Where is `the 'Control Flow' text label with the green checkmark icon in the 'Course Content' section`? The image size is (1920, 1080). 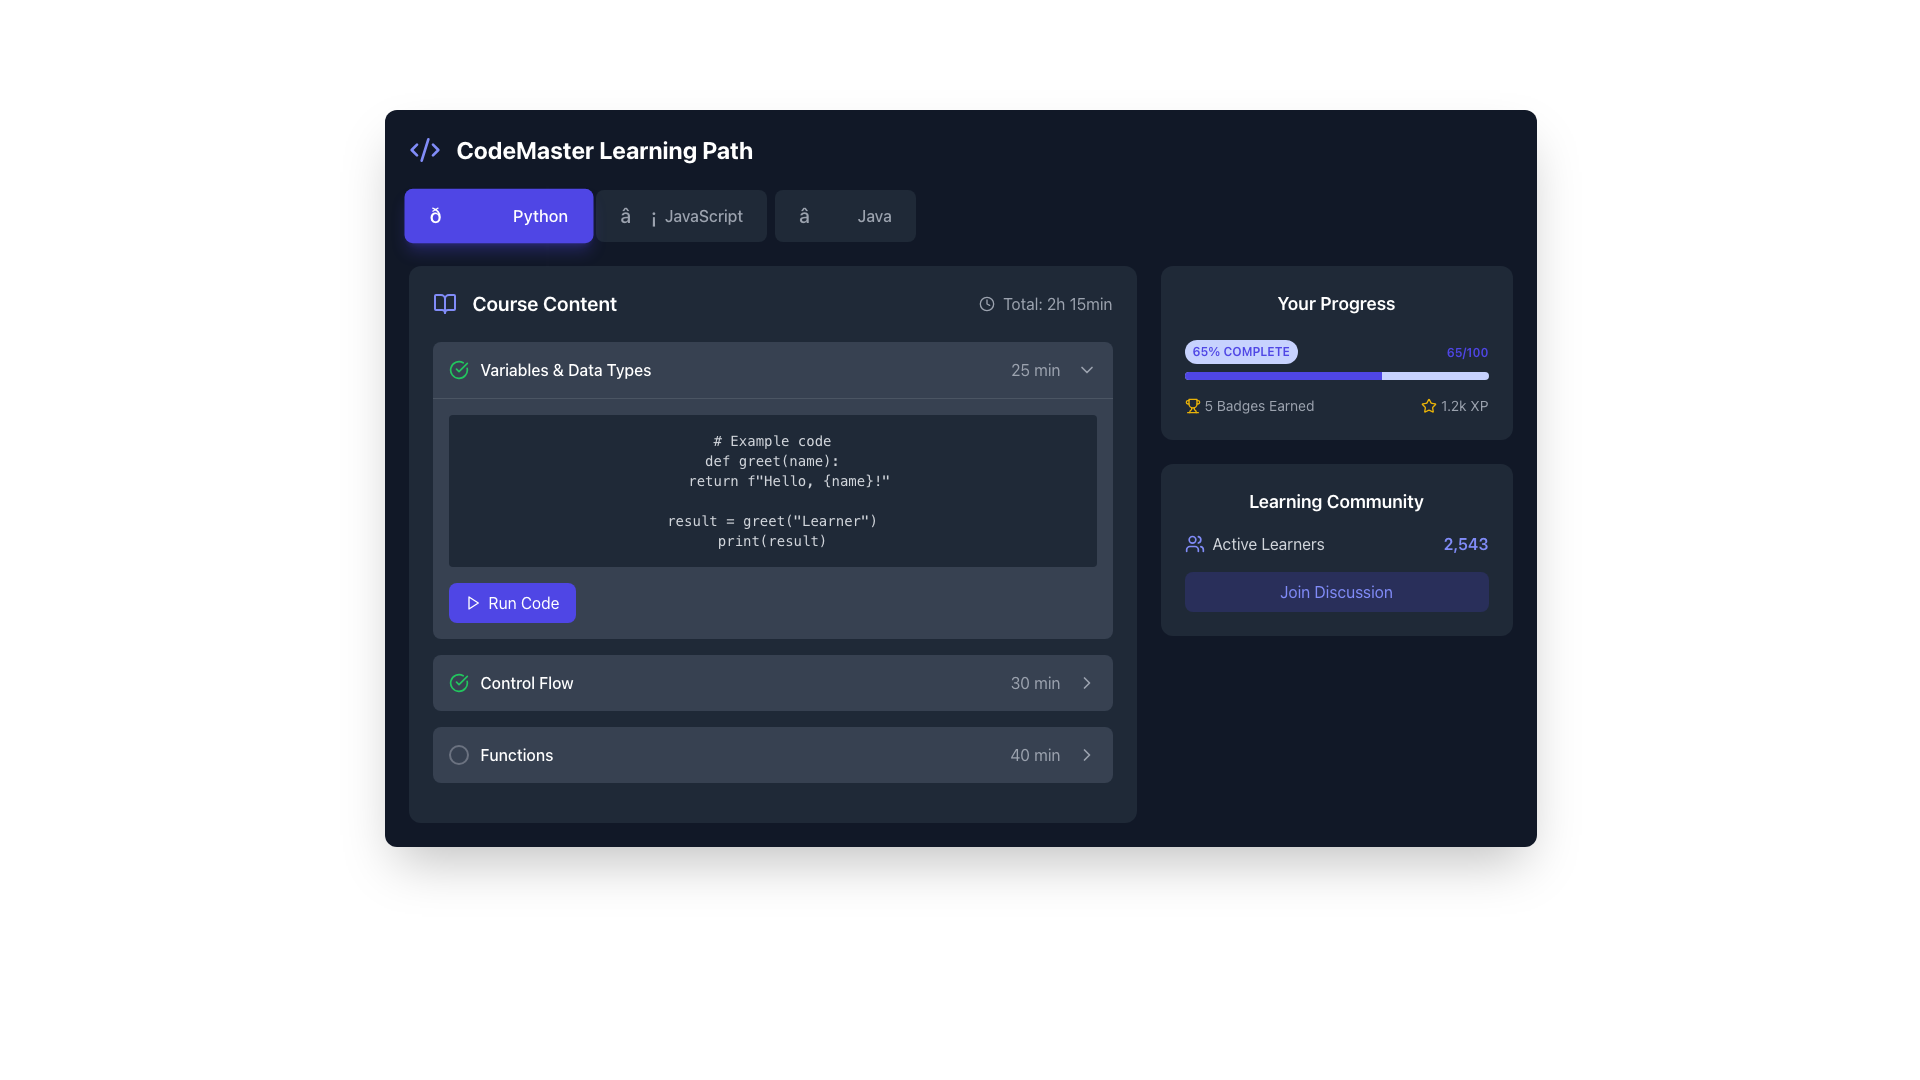 the 'Control Flow' text label with the green checkmark icon in the 'Course Content' section is located at coordinates (511, 681).